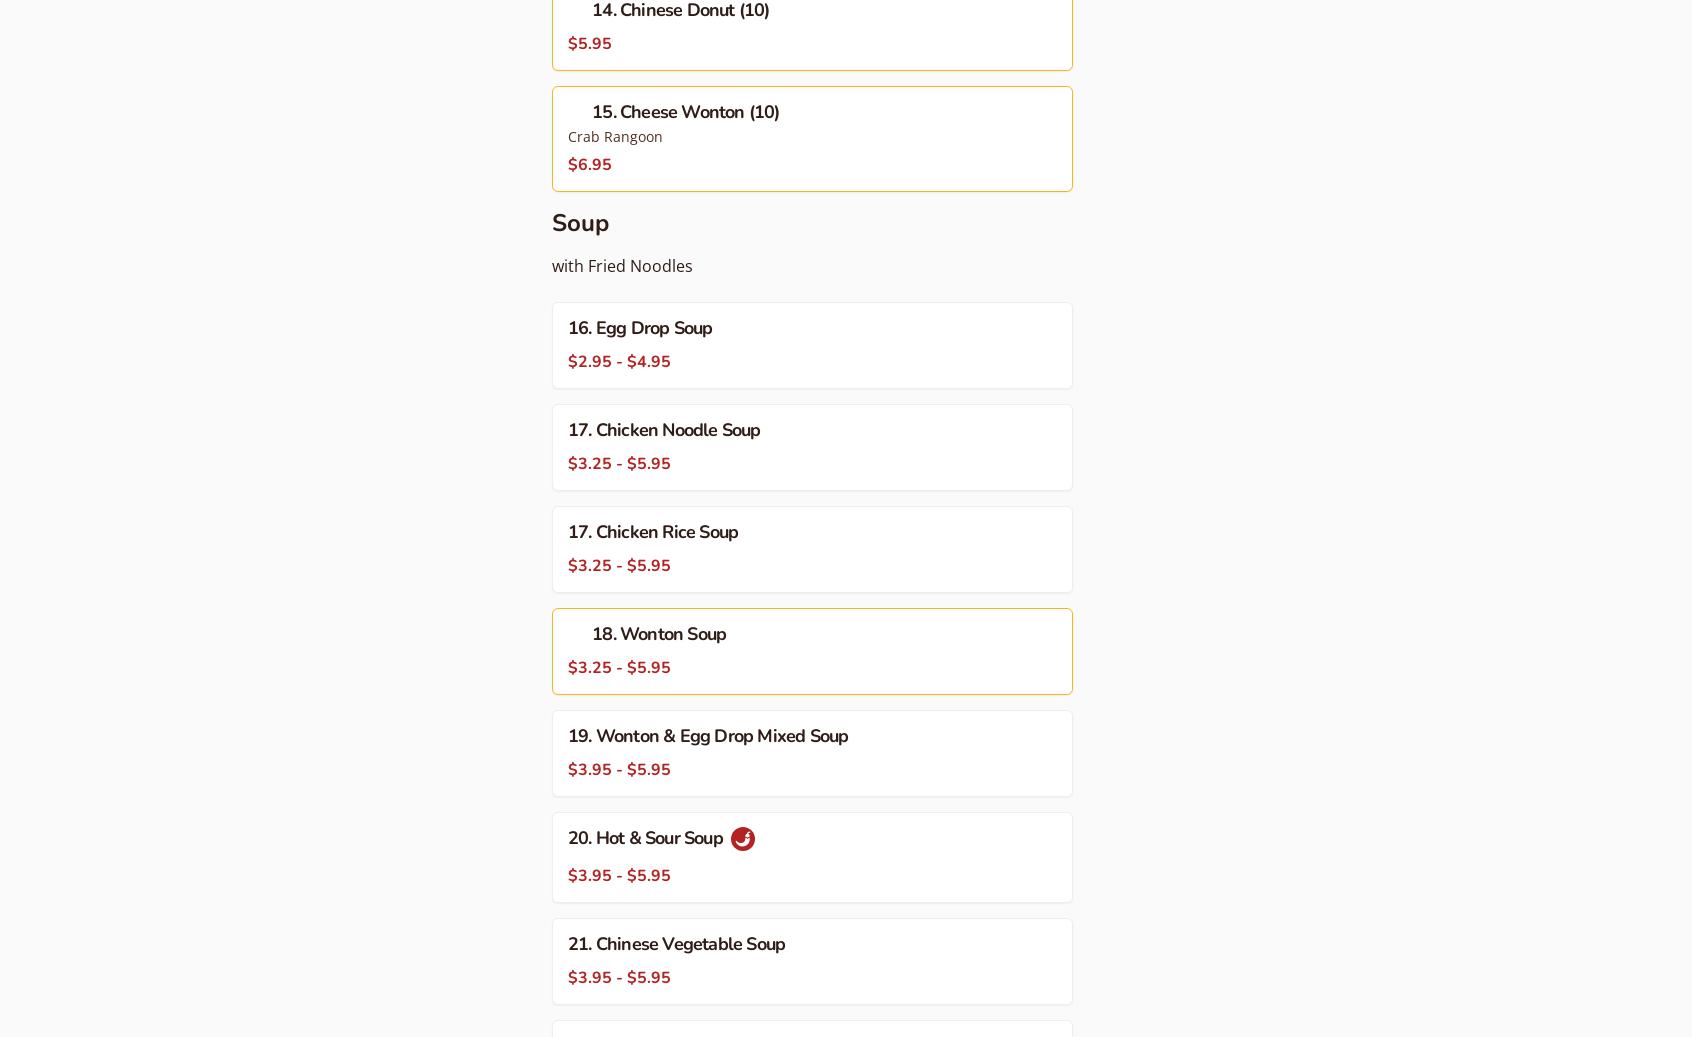  What do you see at coordinates (579, 221) in the screenshot?
I see `'Soup'` at bounding box center [579, 221].